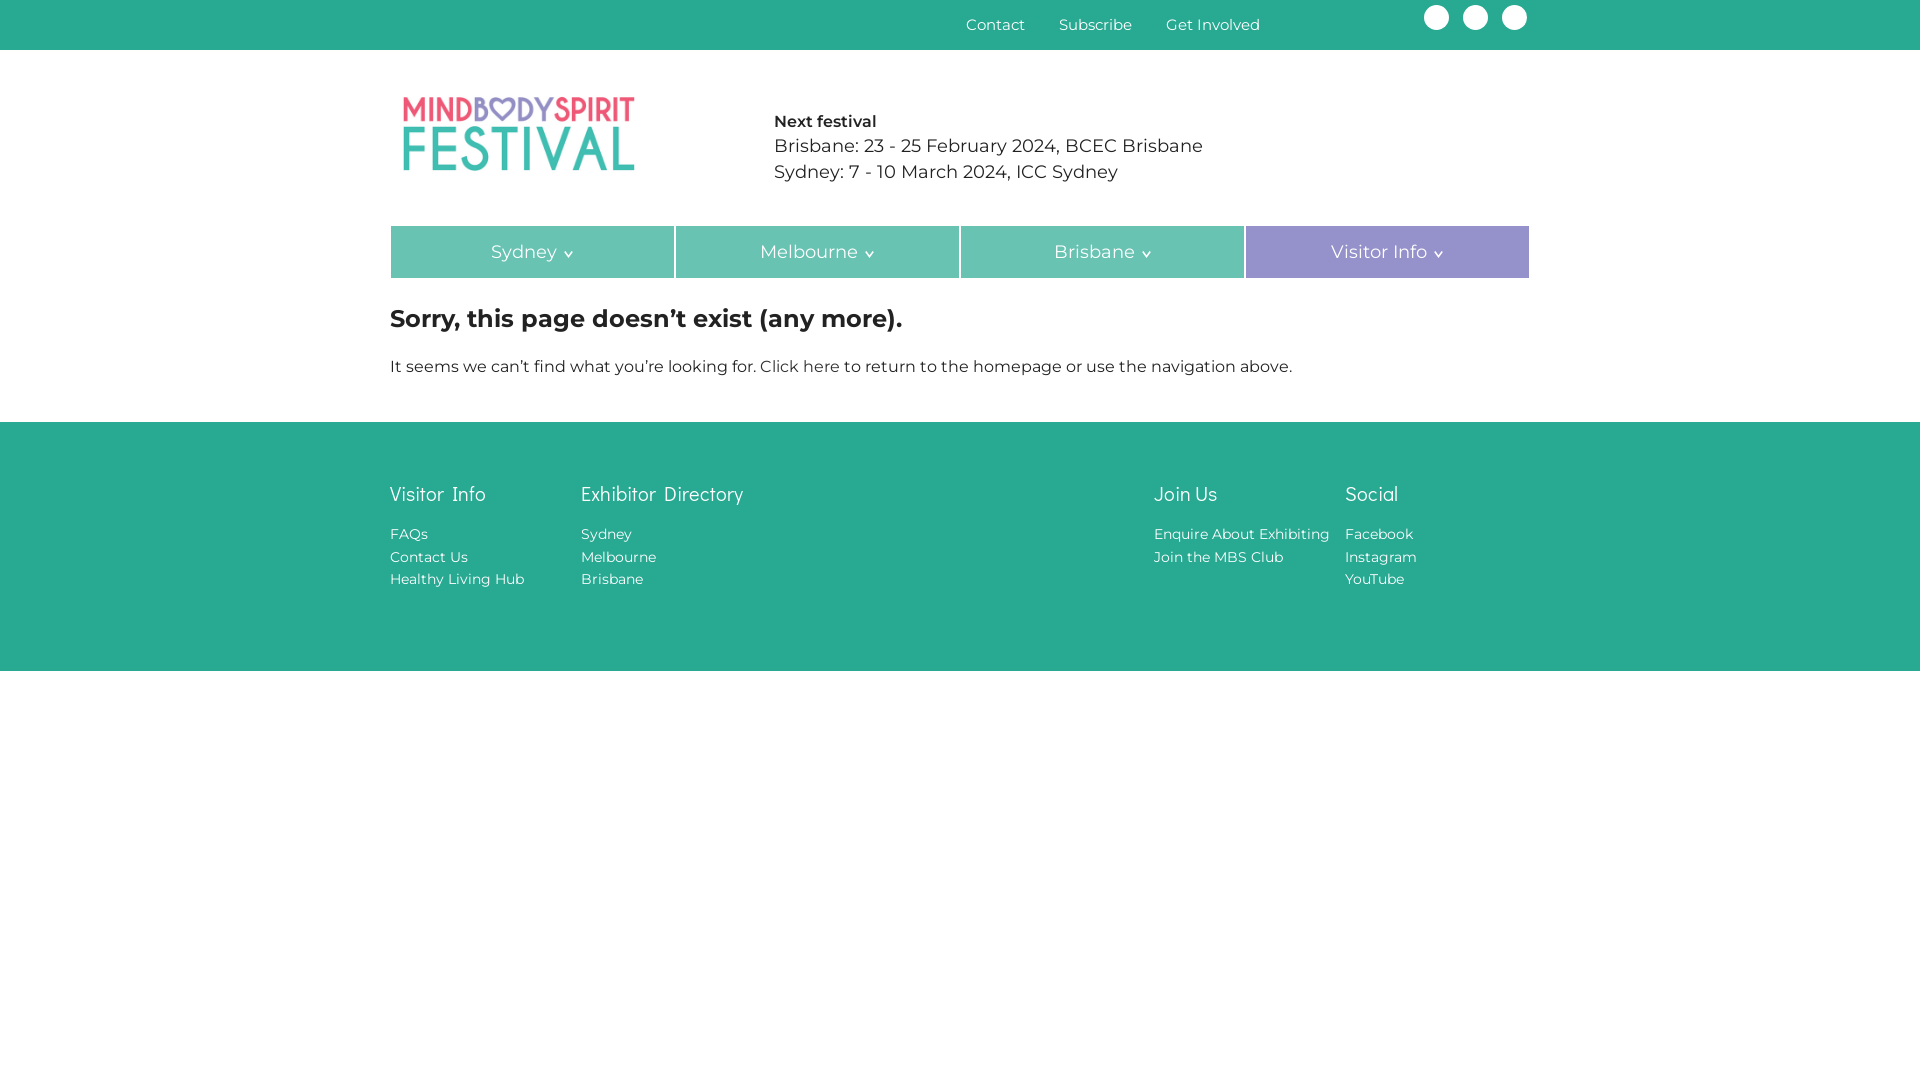  Describe the element at coordinates (1373, 578) in the screenshot. I see `'YouTube'` at that location.